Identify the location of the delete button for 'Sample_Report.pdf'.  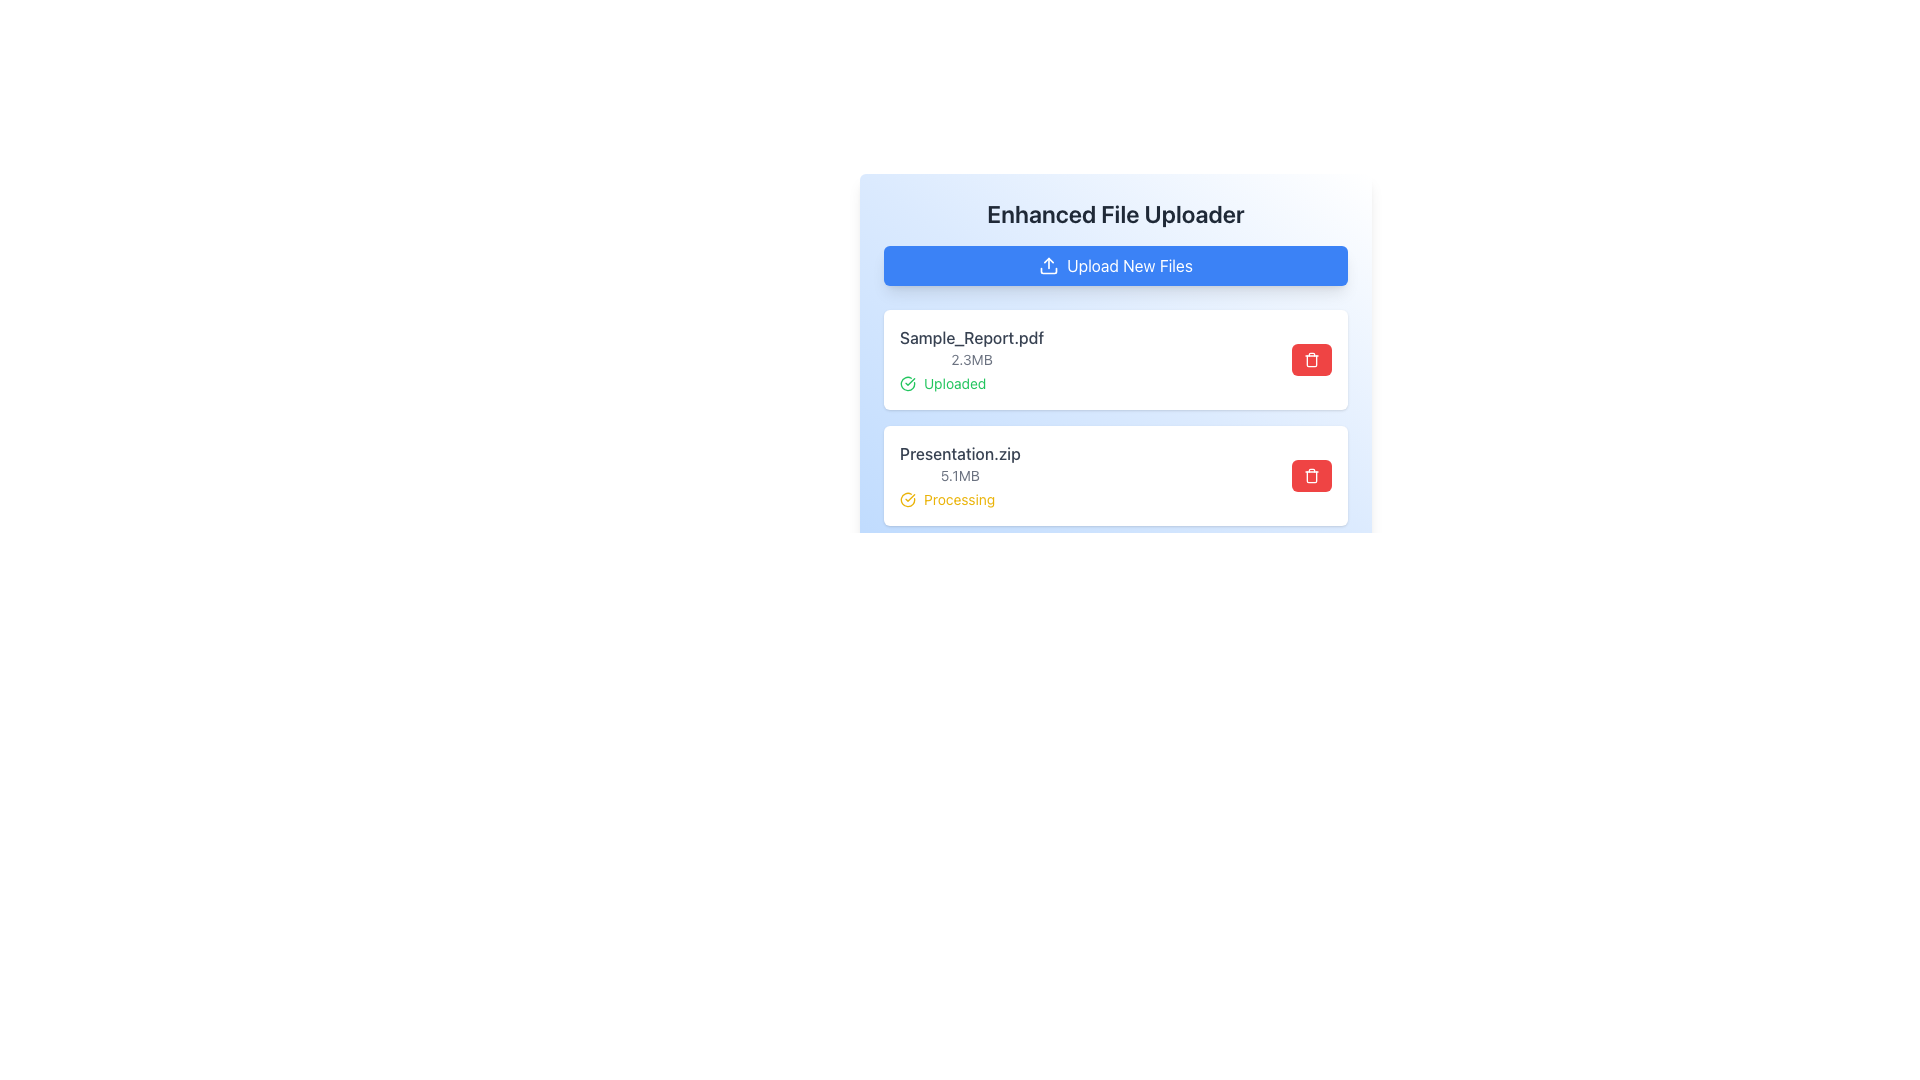
(1311, 358).